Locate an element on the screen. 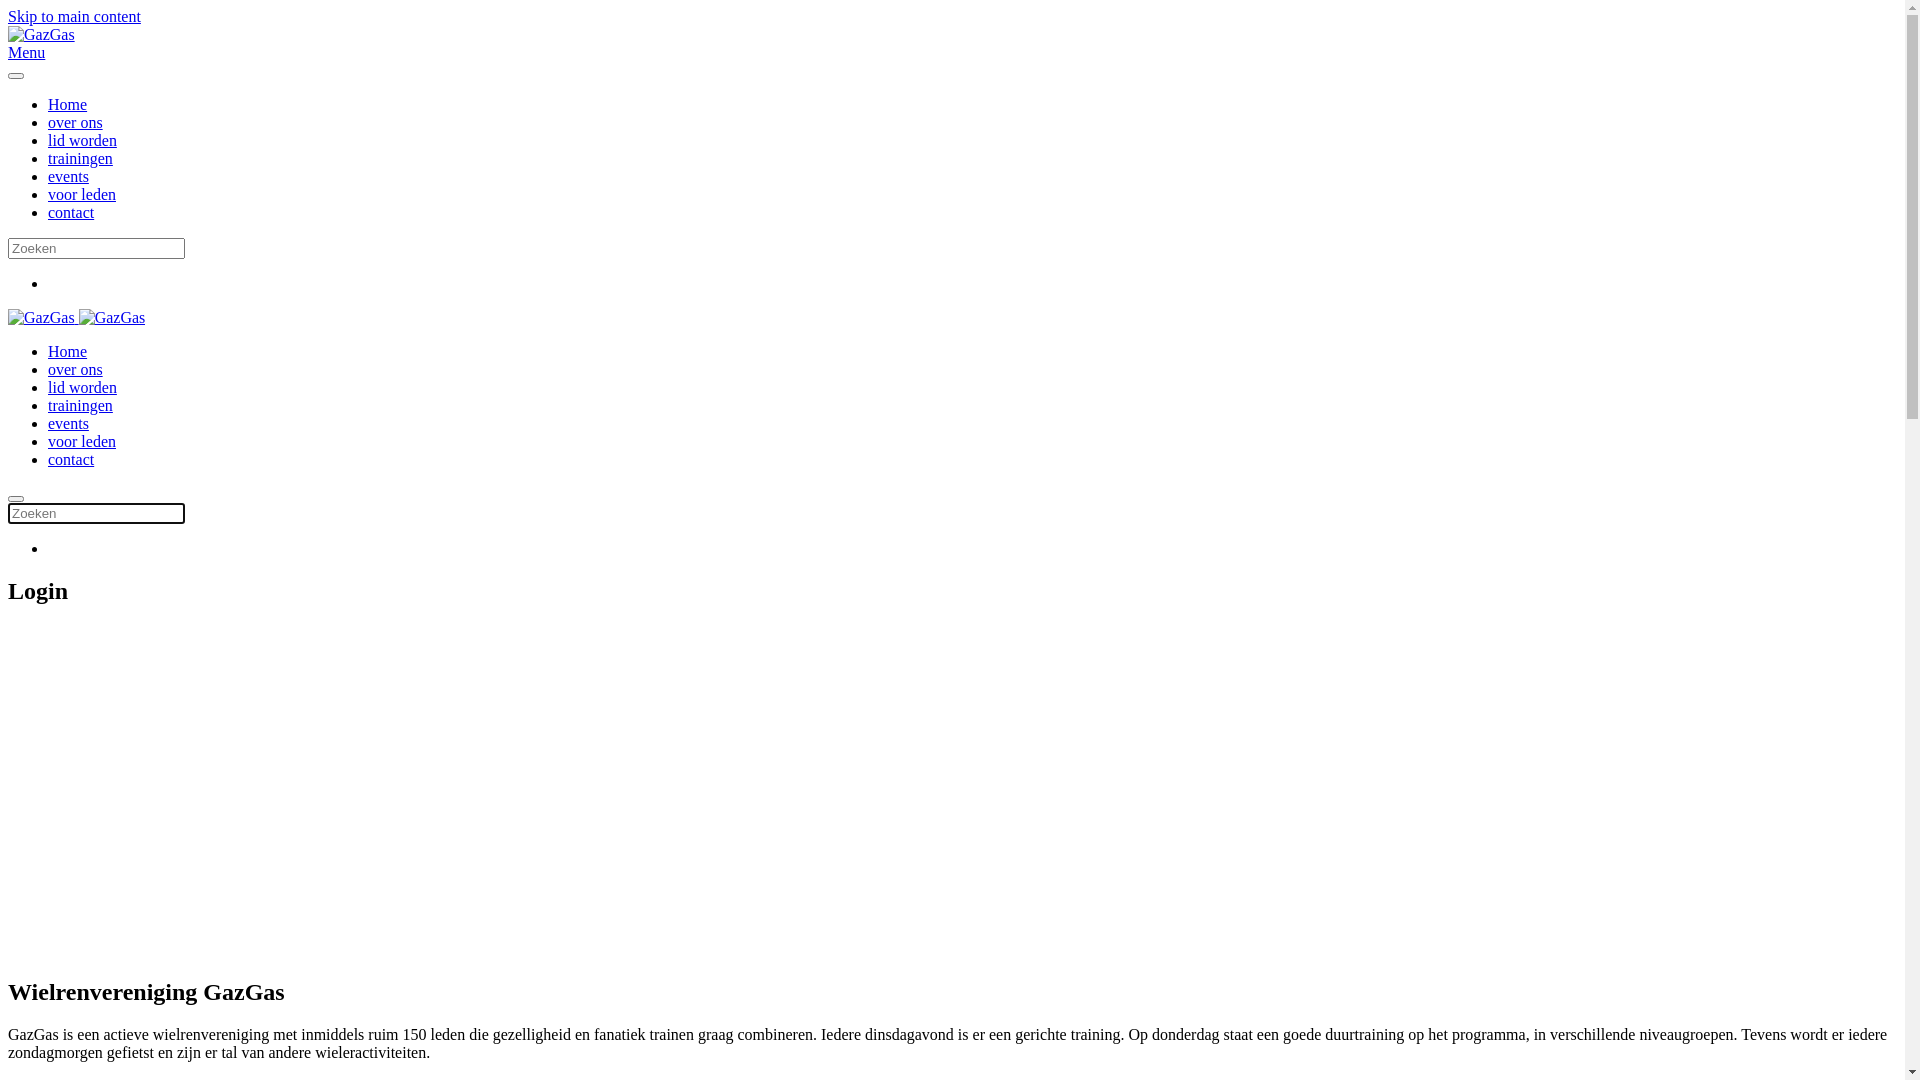  'Inloggen' is located at coordinates (168, 878).